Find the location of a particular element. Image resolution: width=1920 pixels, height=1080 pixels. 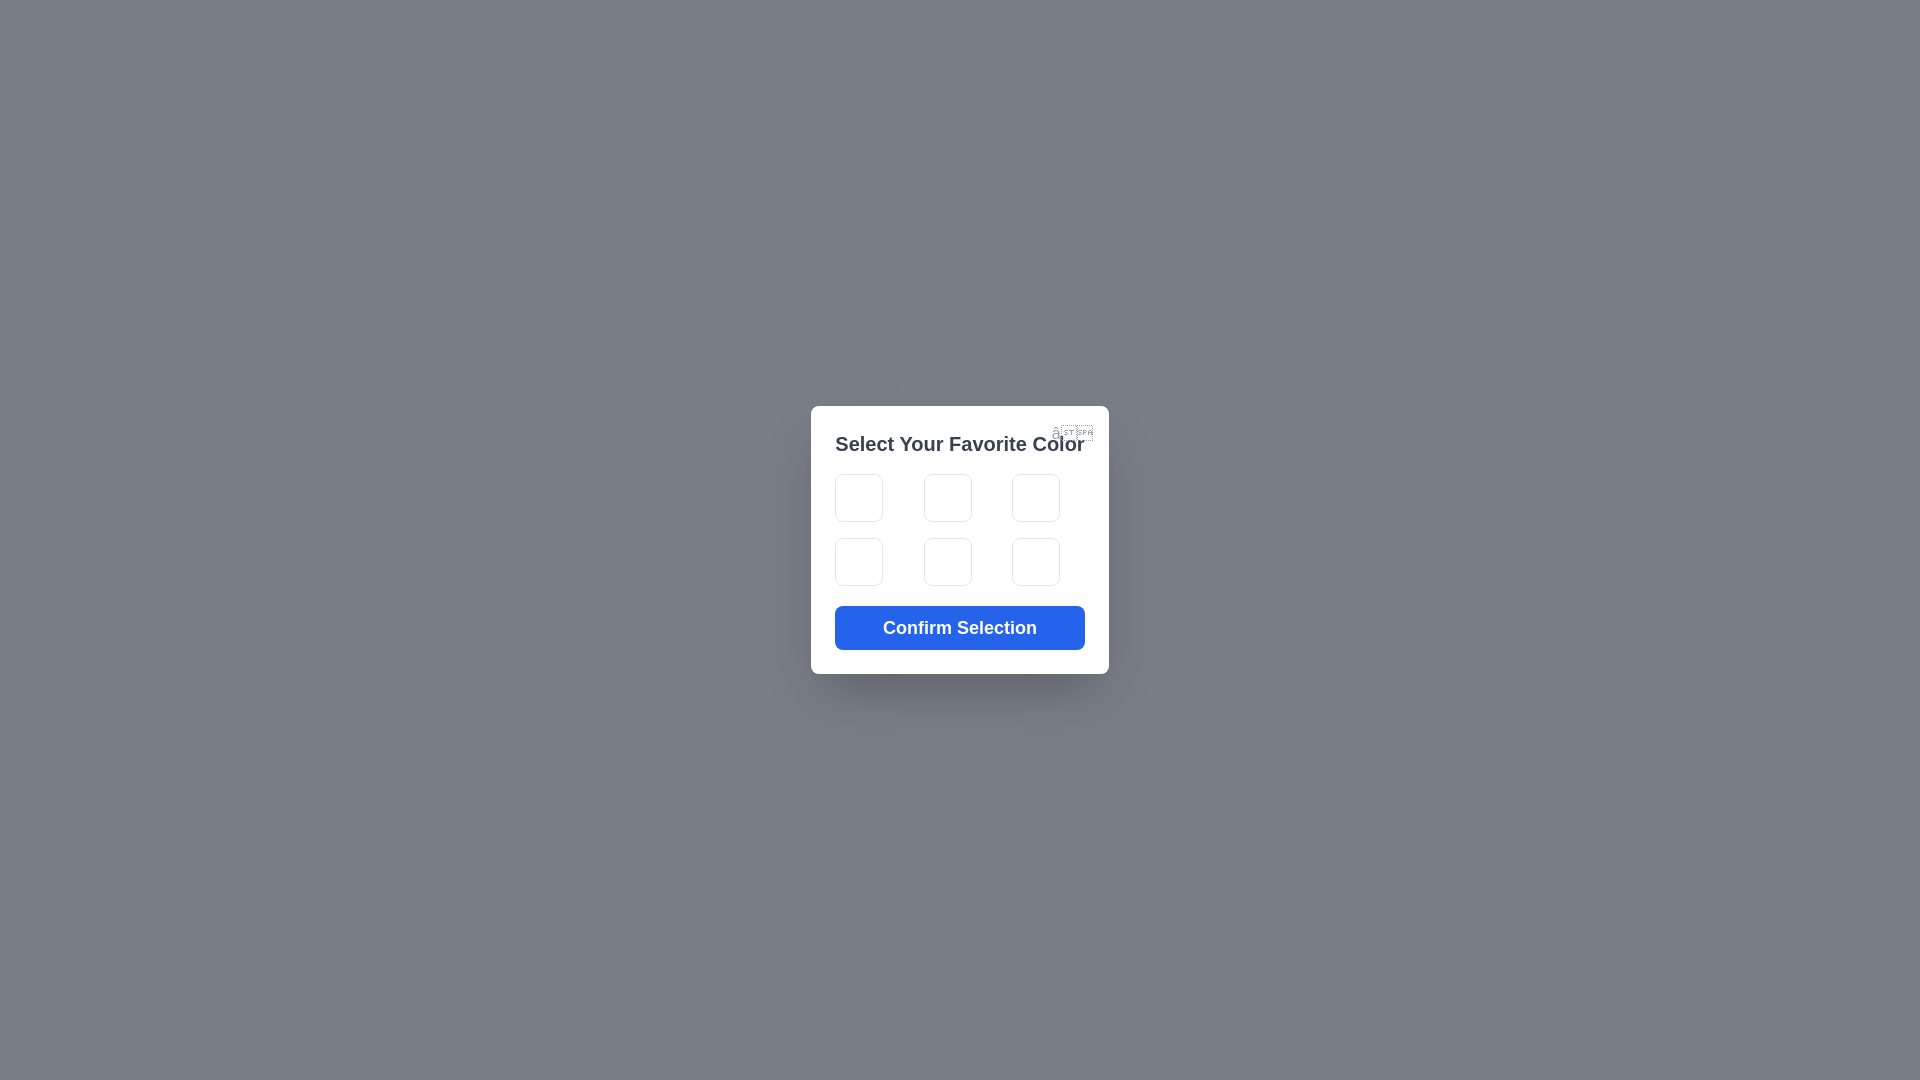

the color tile corresponding to orange is located at coordinates (1036, 562).